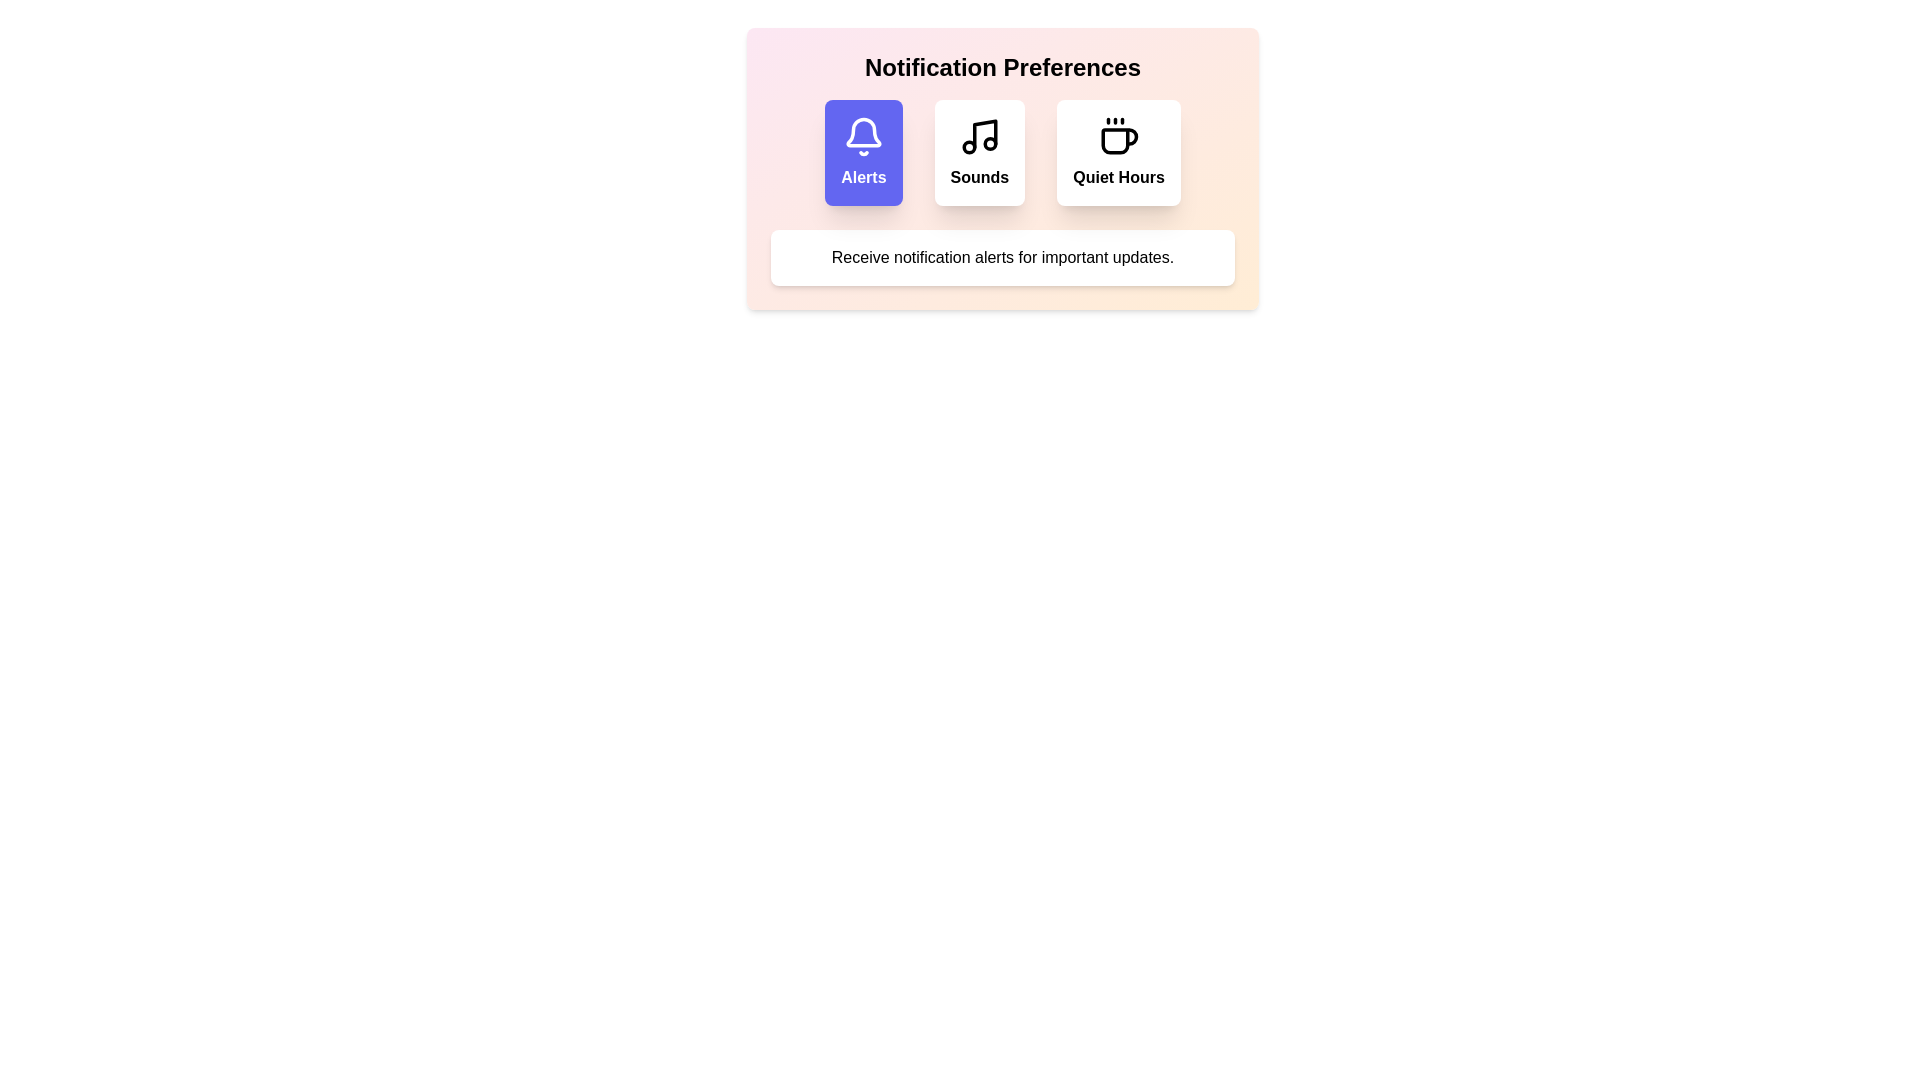 This screenshot has width=1920, height=1080. Describe the element at coordinates (1117, 152) in the screenshot. I see `the notification preference option Quiet Hours` at that location.